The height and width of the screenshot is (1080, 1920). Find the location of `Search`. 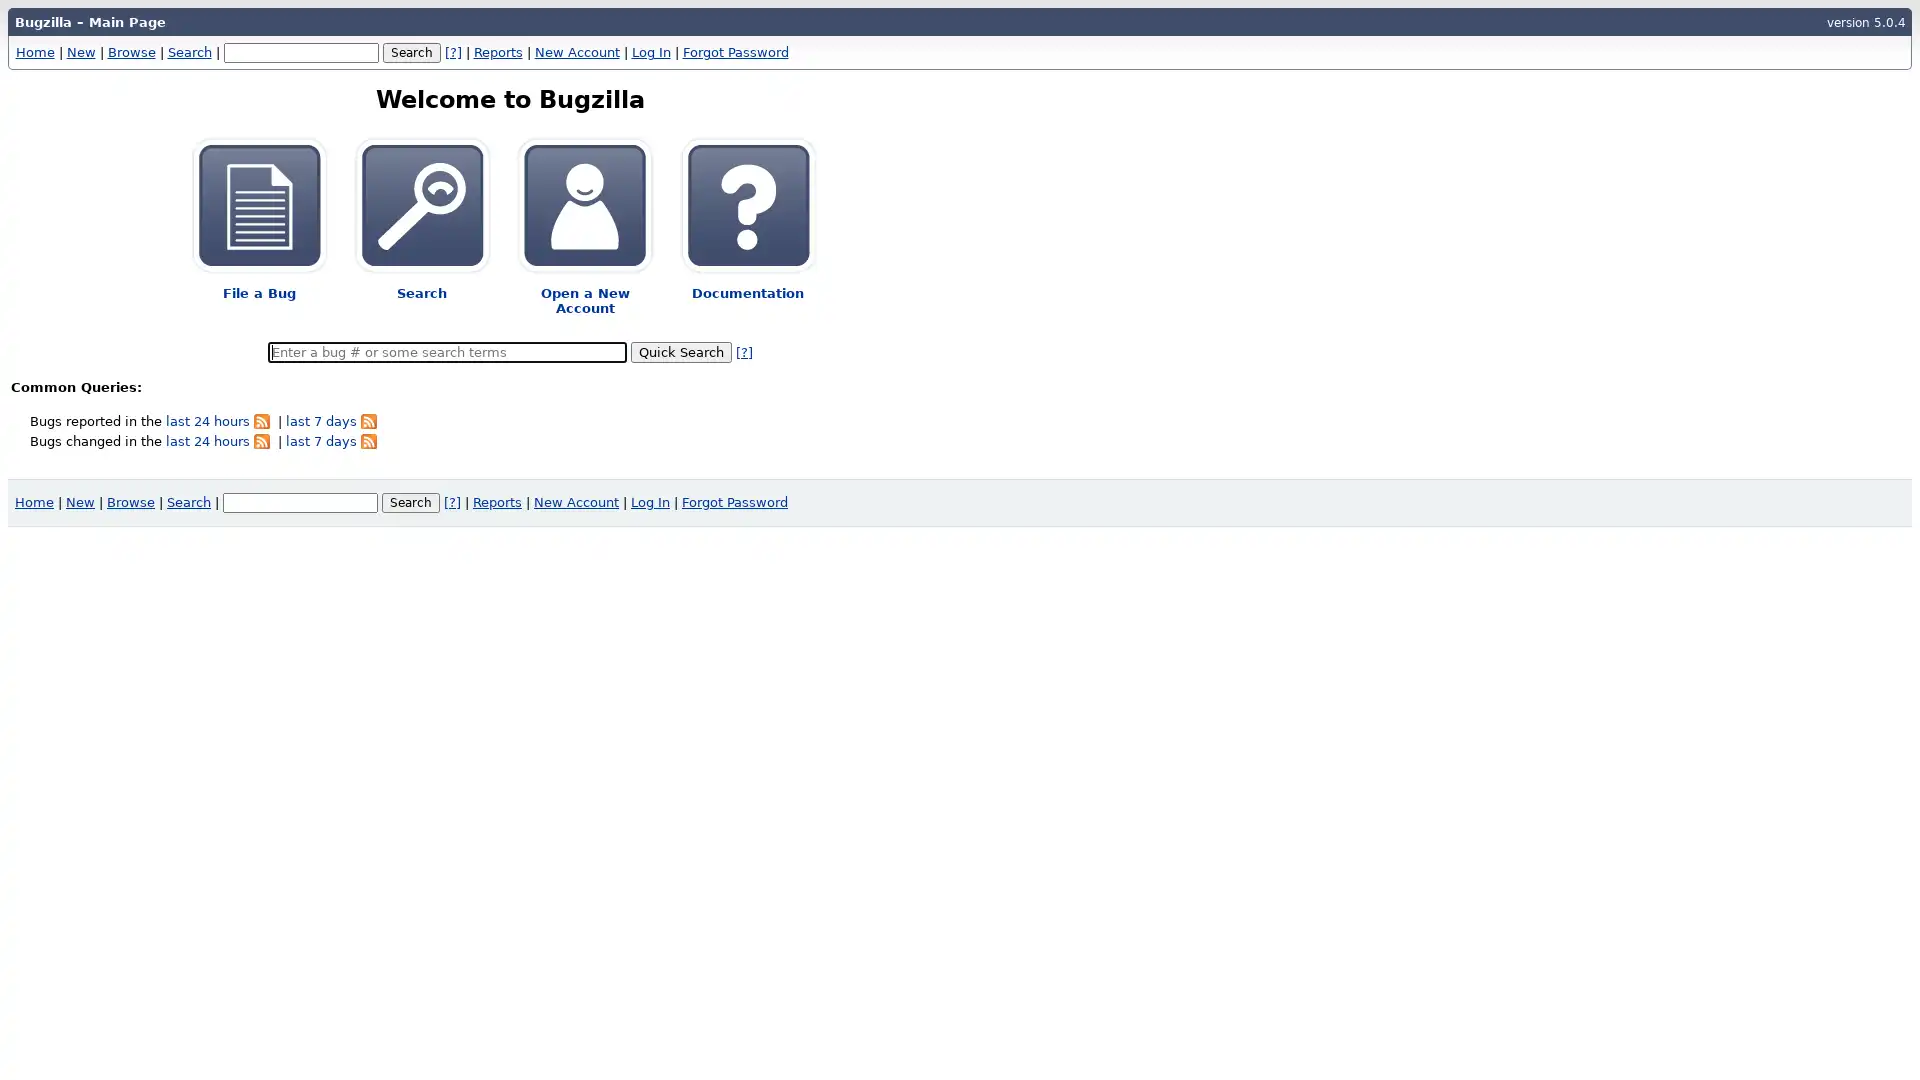

Search is located at coordinates (410, 501).